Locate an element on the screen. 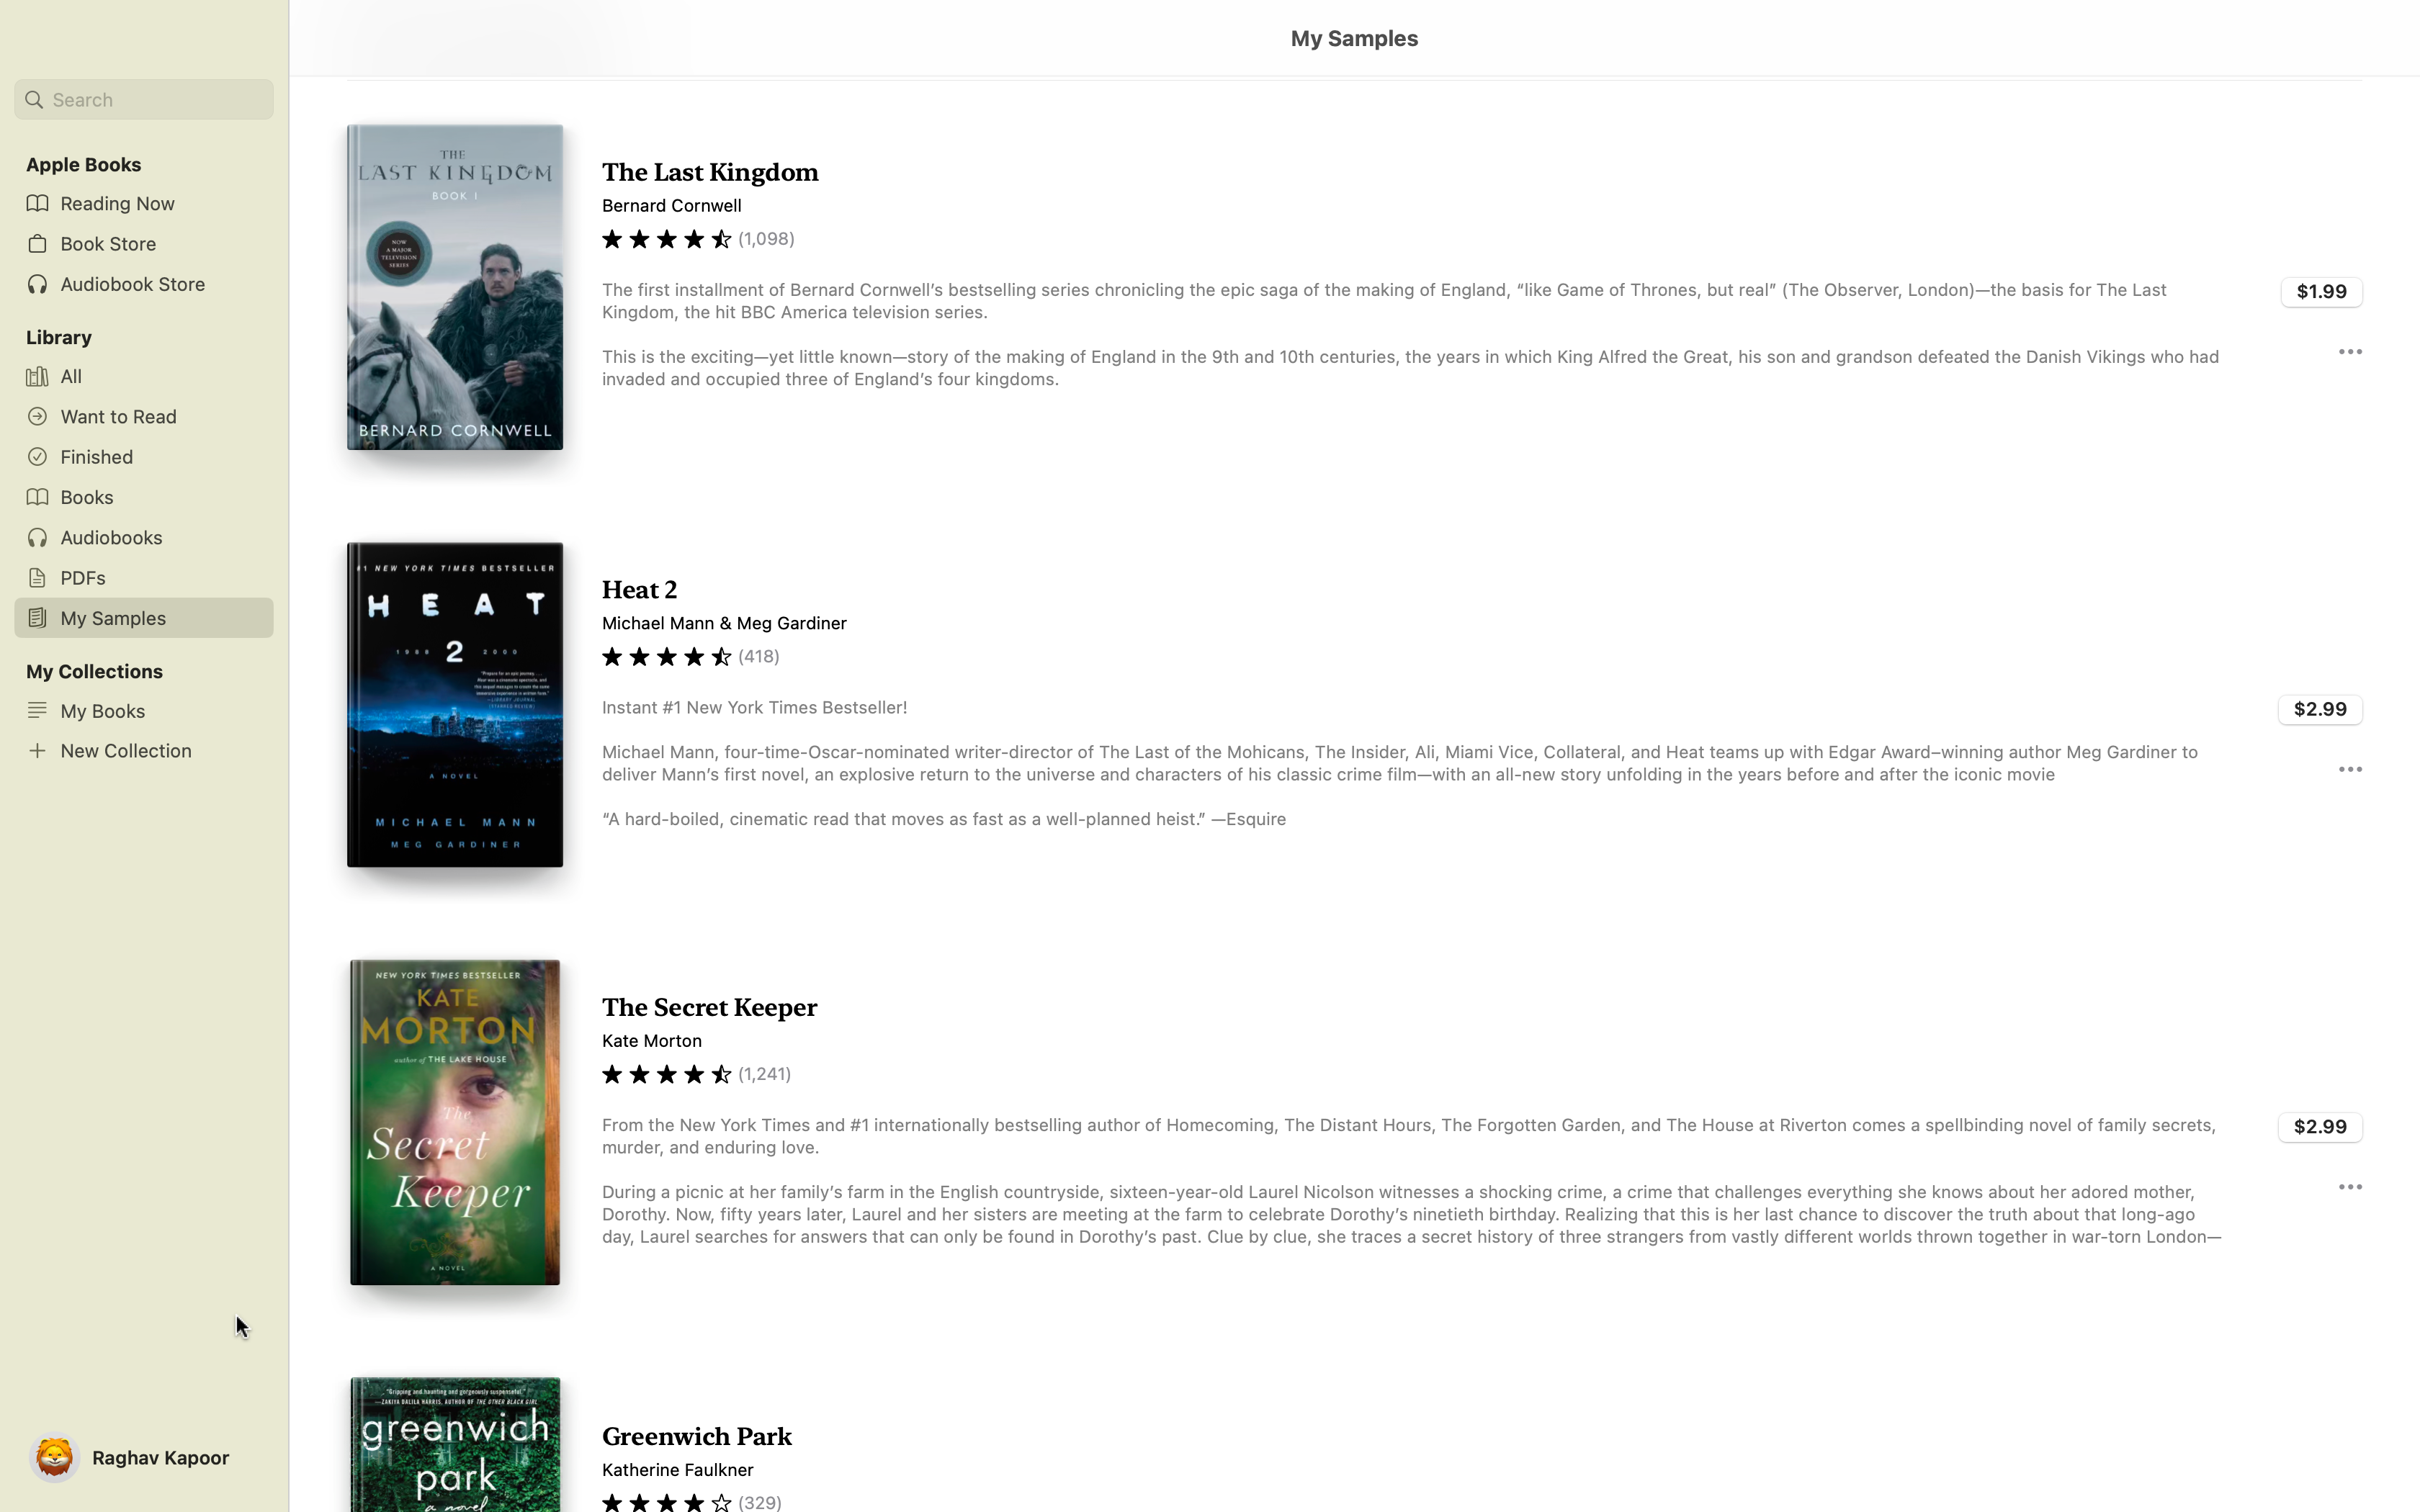  the three dots next to the book "Heat 2" to explore more details is located at coordinates (2349, 768).